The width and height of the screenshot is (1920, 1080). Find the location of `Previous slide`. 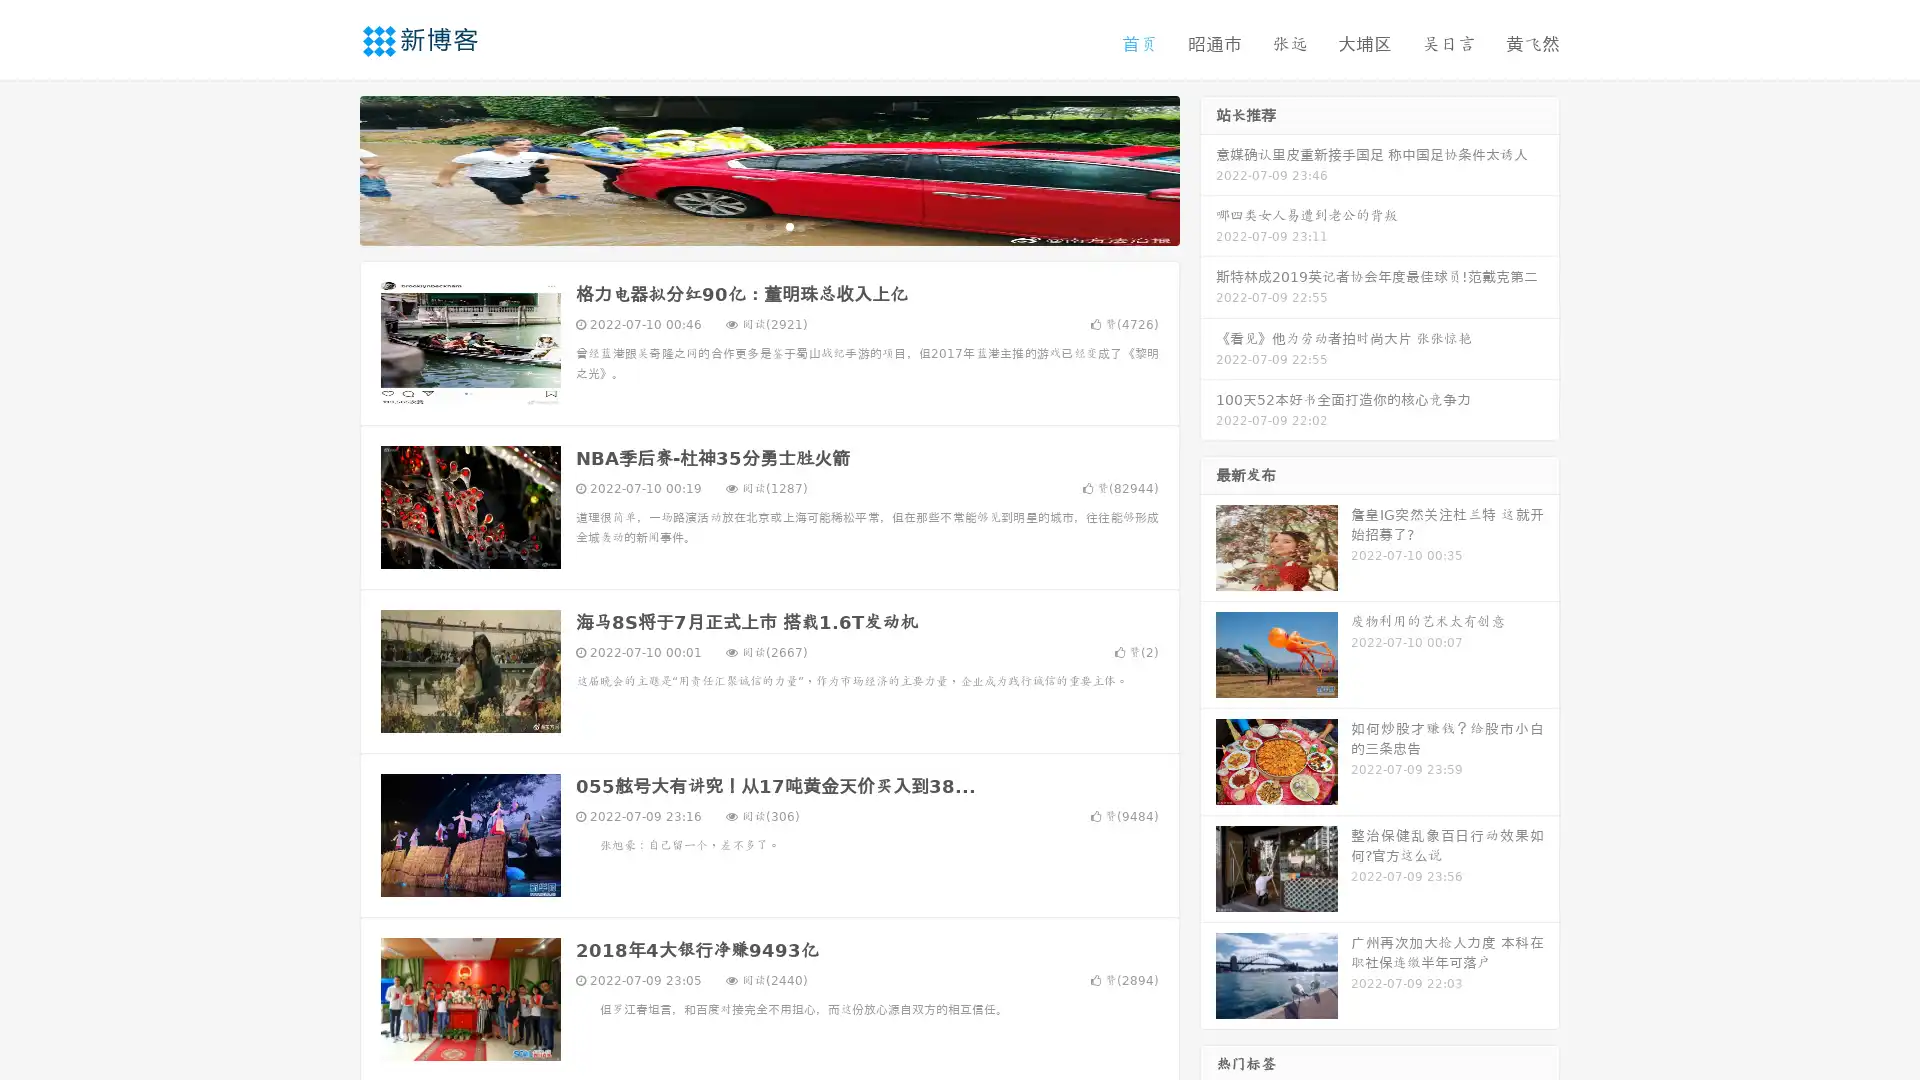

Previous slide is located at coordinates (330, 168).